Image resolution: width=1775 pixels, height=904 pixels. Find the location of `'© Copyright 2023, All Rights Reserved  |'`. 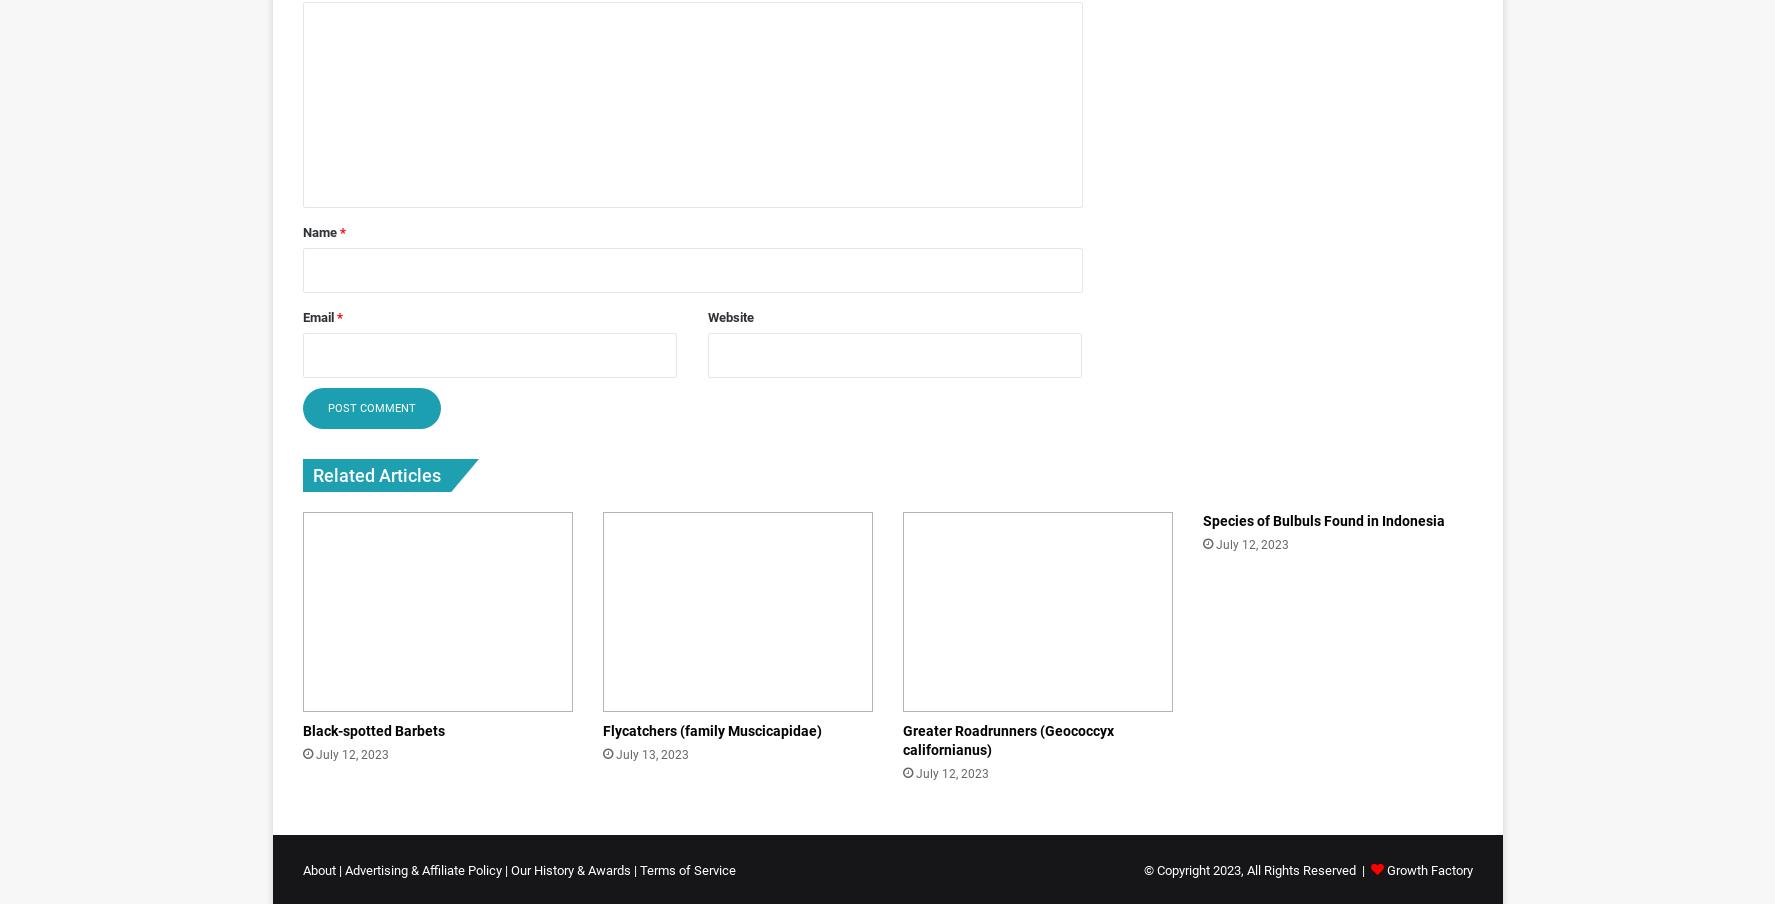

'© Copyright 2023, All Rights Reserved  |' is located at coordinates (1256, 870).